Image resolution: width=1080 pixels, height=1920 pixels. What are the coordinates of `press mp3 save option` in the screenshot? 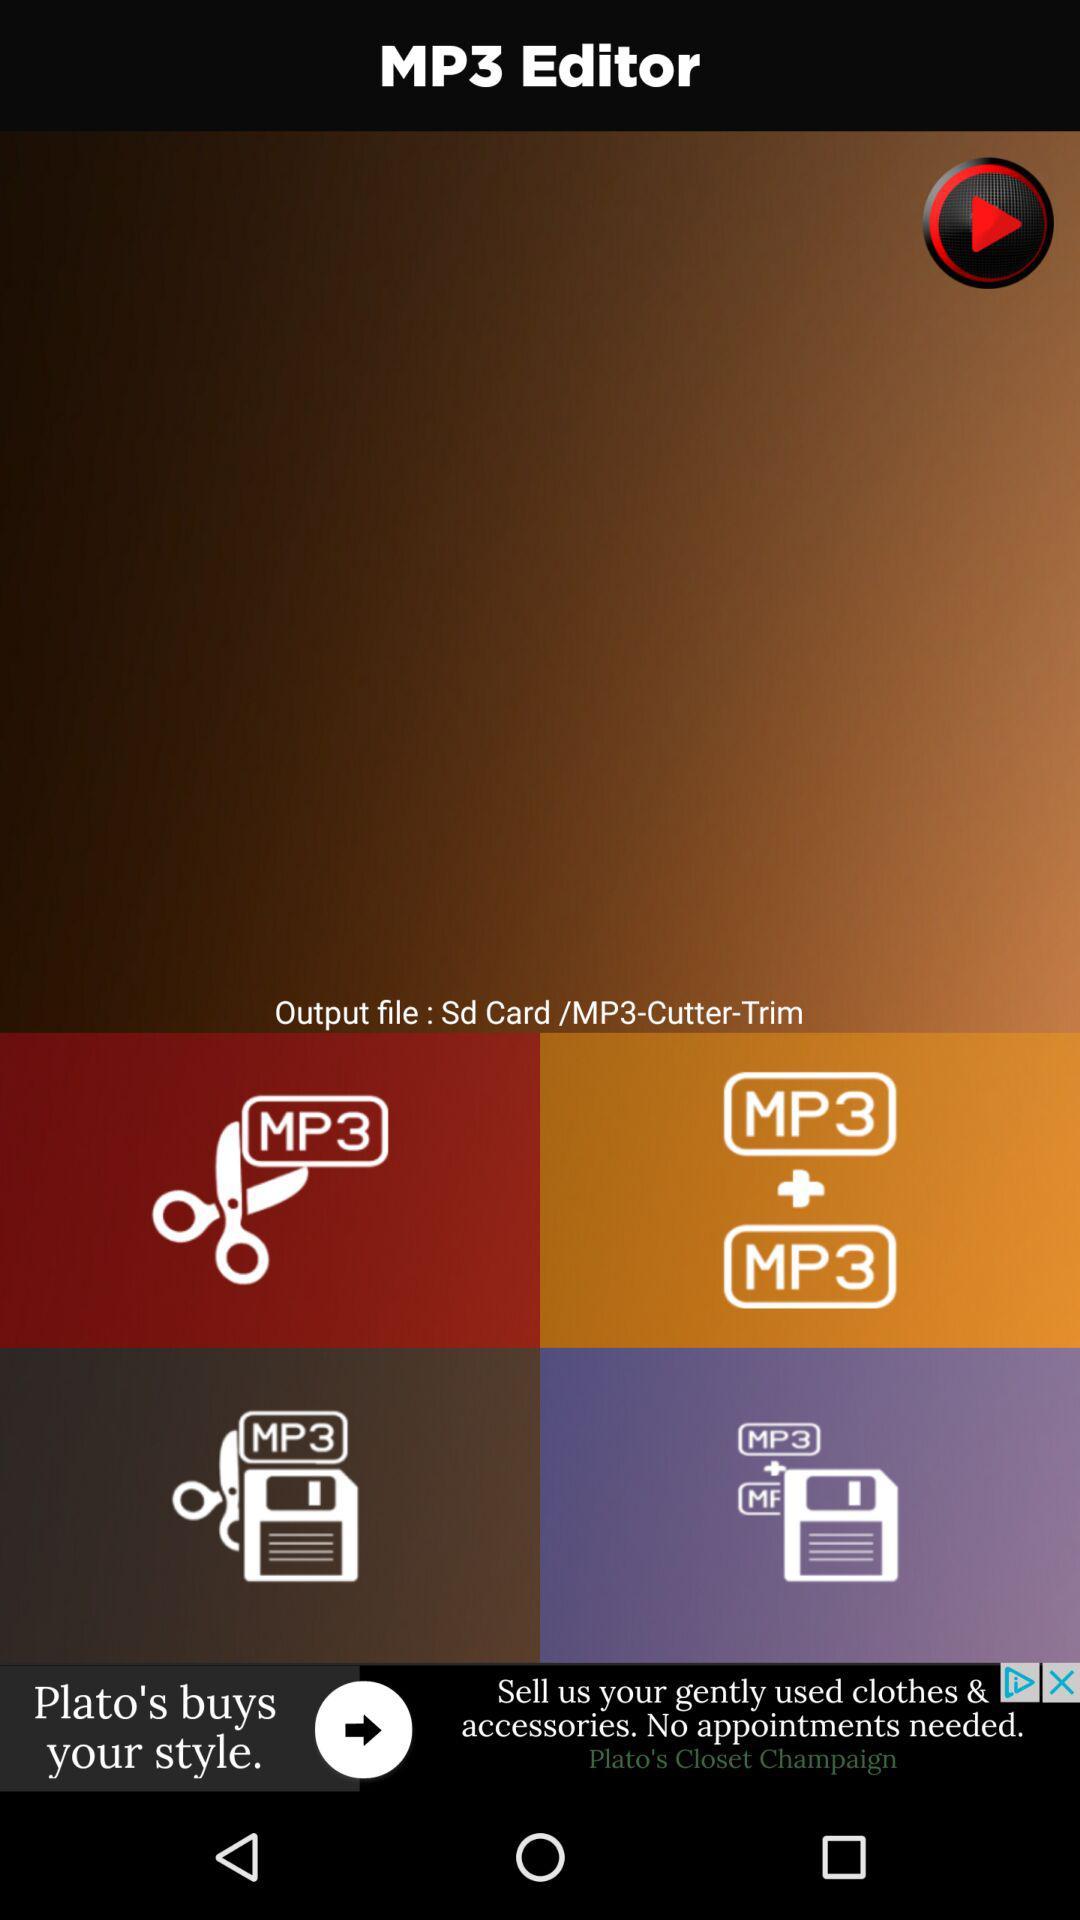 It's located at (270, 1505).